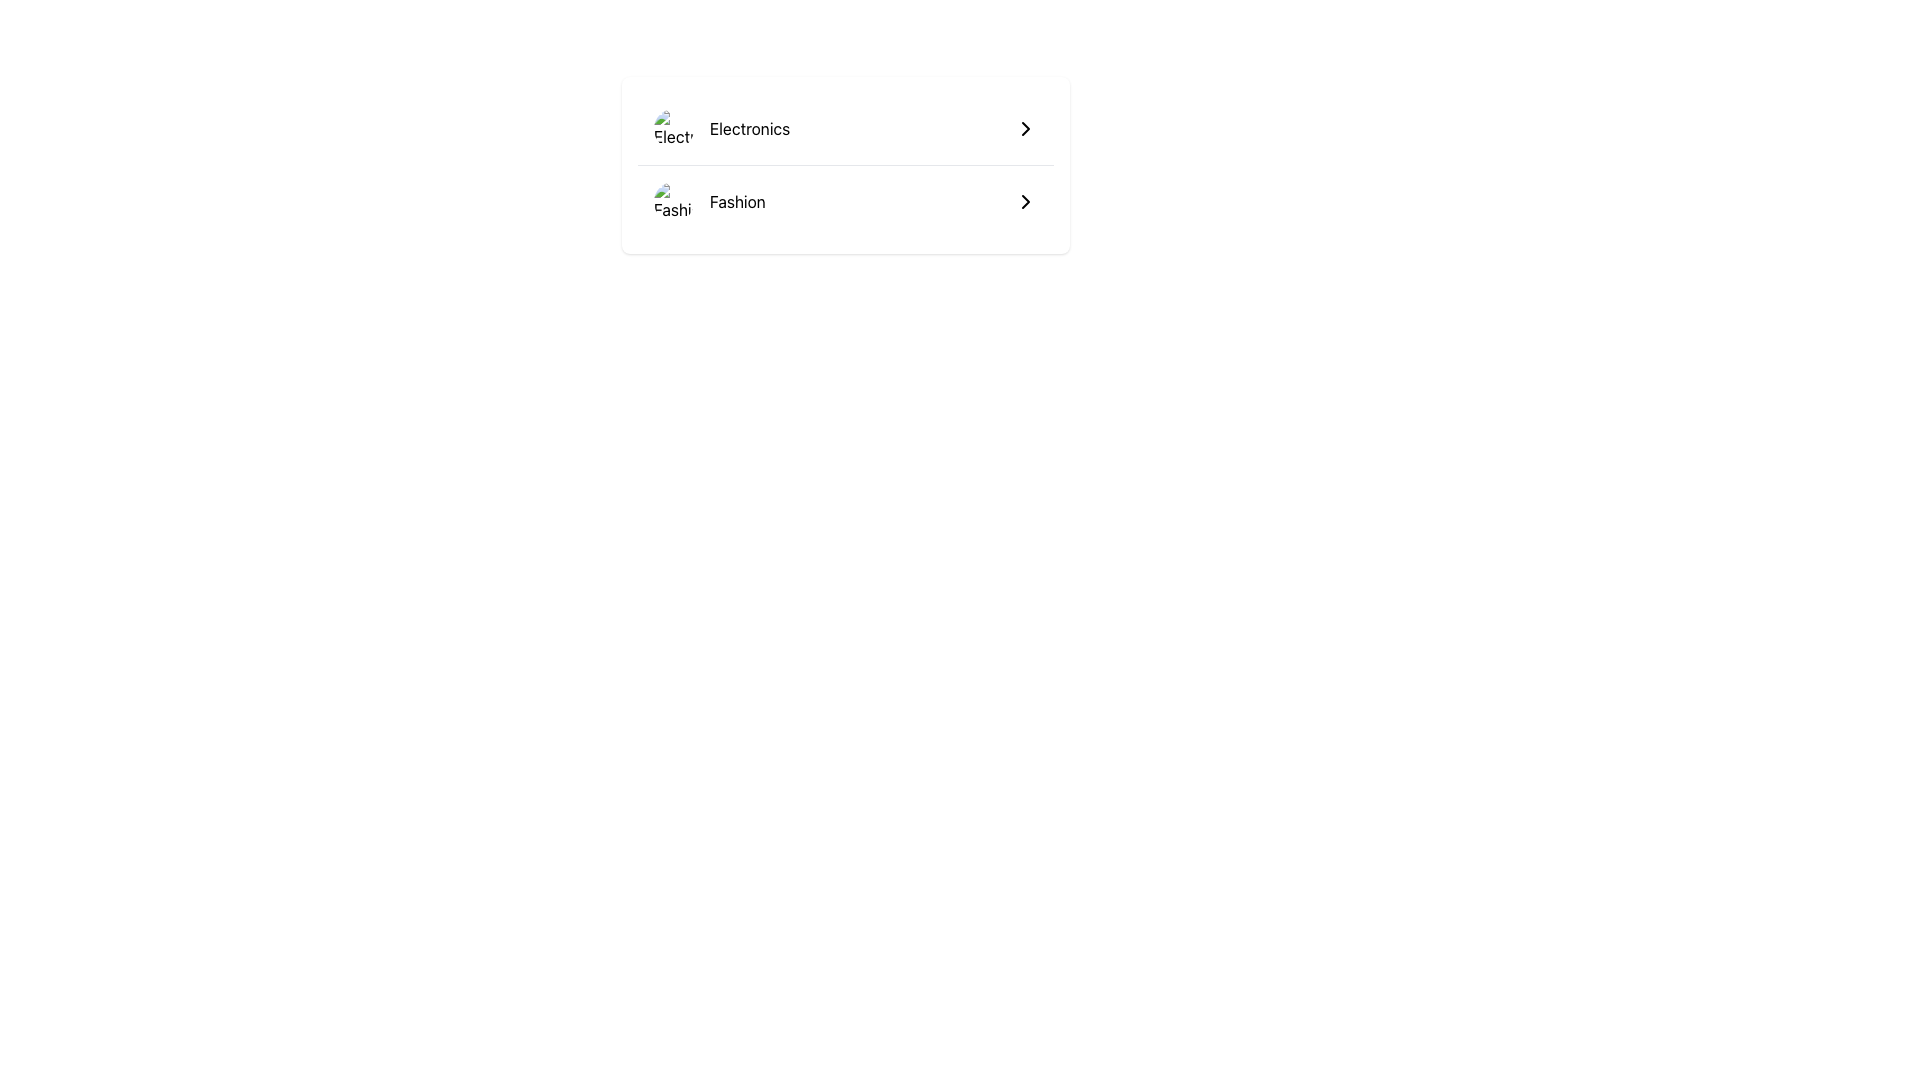 The image size is (1920, 1080). I want to click on the second navigational button labeled 'Fashion' in the vertical list, so click(845, 201).